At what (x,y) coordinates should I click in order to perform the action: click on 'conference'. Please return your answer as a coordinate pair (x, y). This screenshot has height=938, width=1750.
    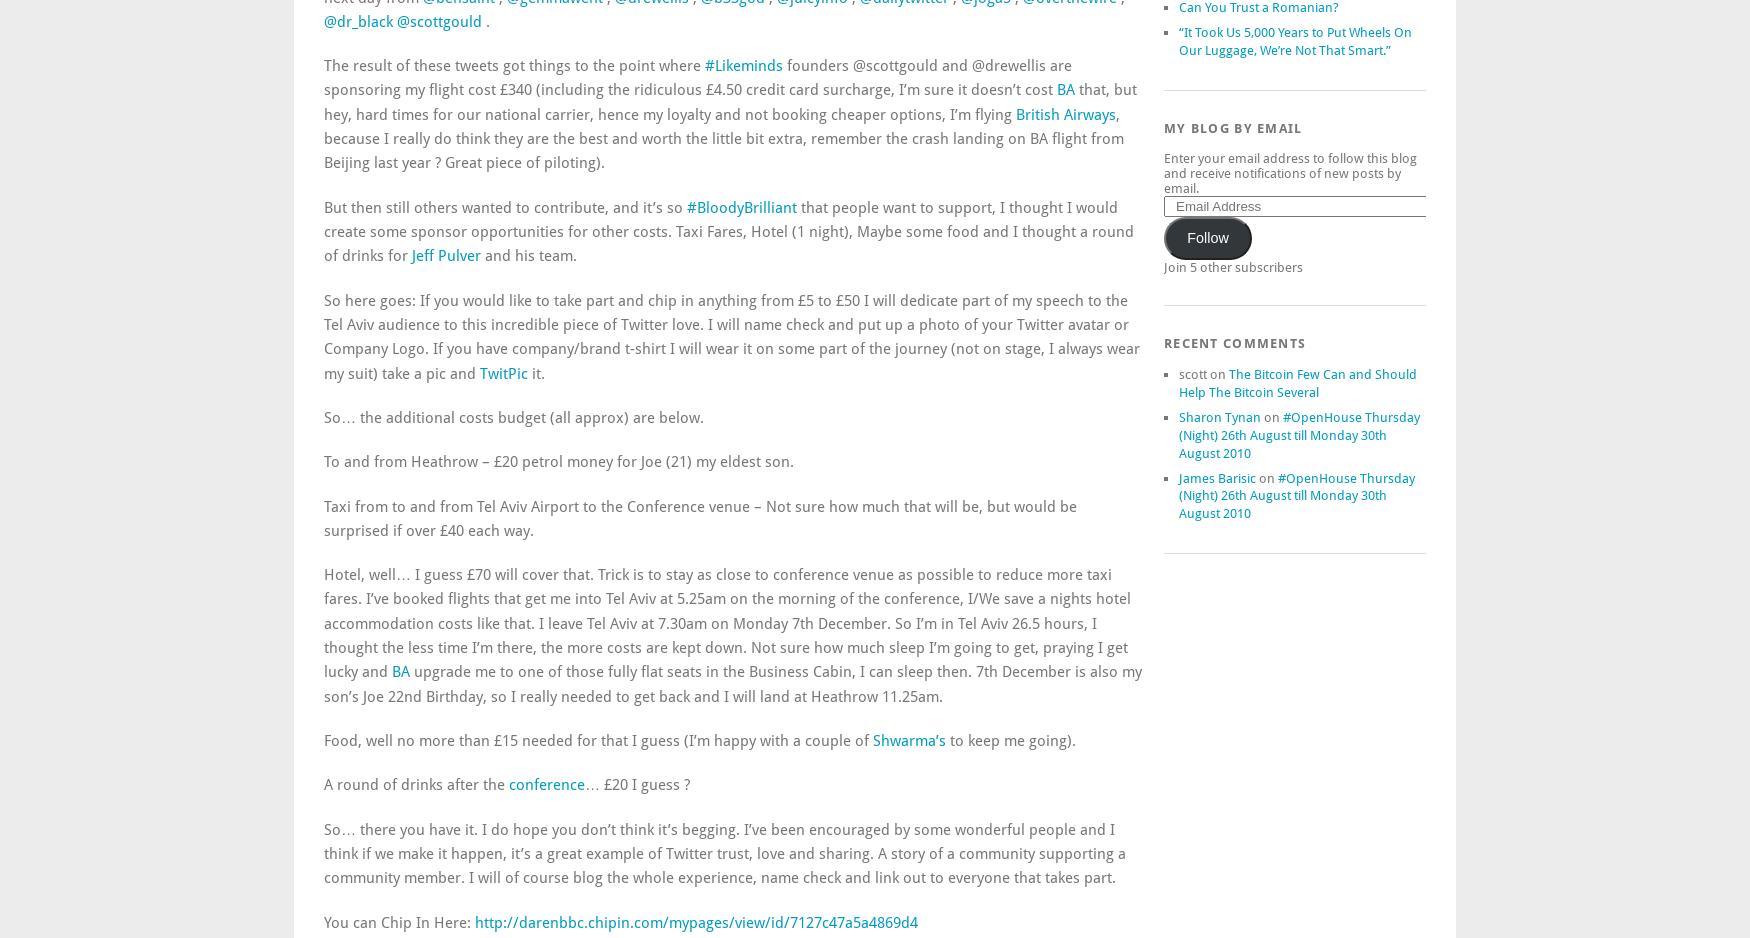
    Looking at the image, I should click on (546, 784).